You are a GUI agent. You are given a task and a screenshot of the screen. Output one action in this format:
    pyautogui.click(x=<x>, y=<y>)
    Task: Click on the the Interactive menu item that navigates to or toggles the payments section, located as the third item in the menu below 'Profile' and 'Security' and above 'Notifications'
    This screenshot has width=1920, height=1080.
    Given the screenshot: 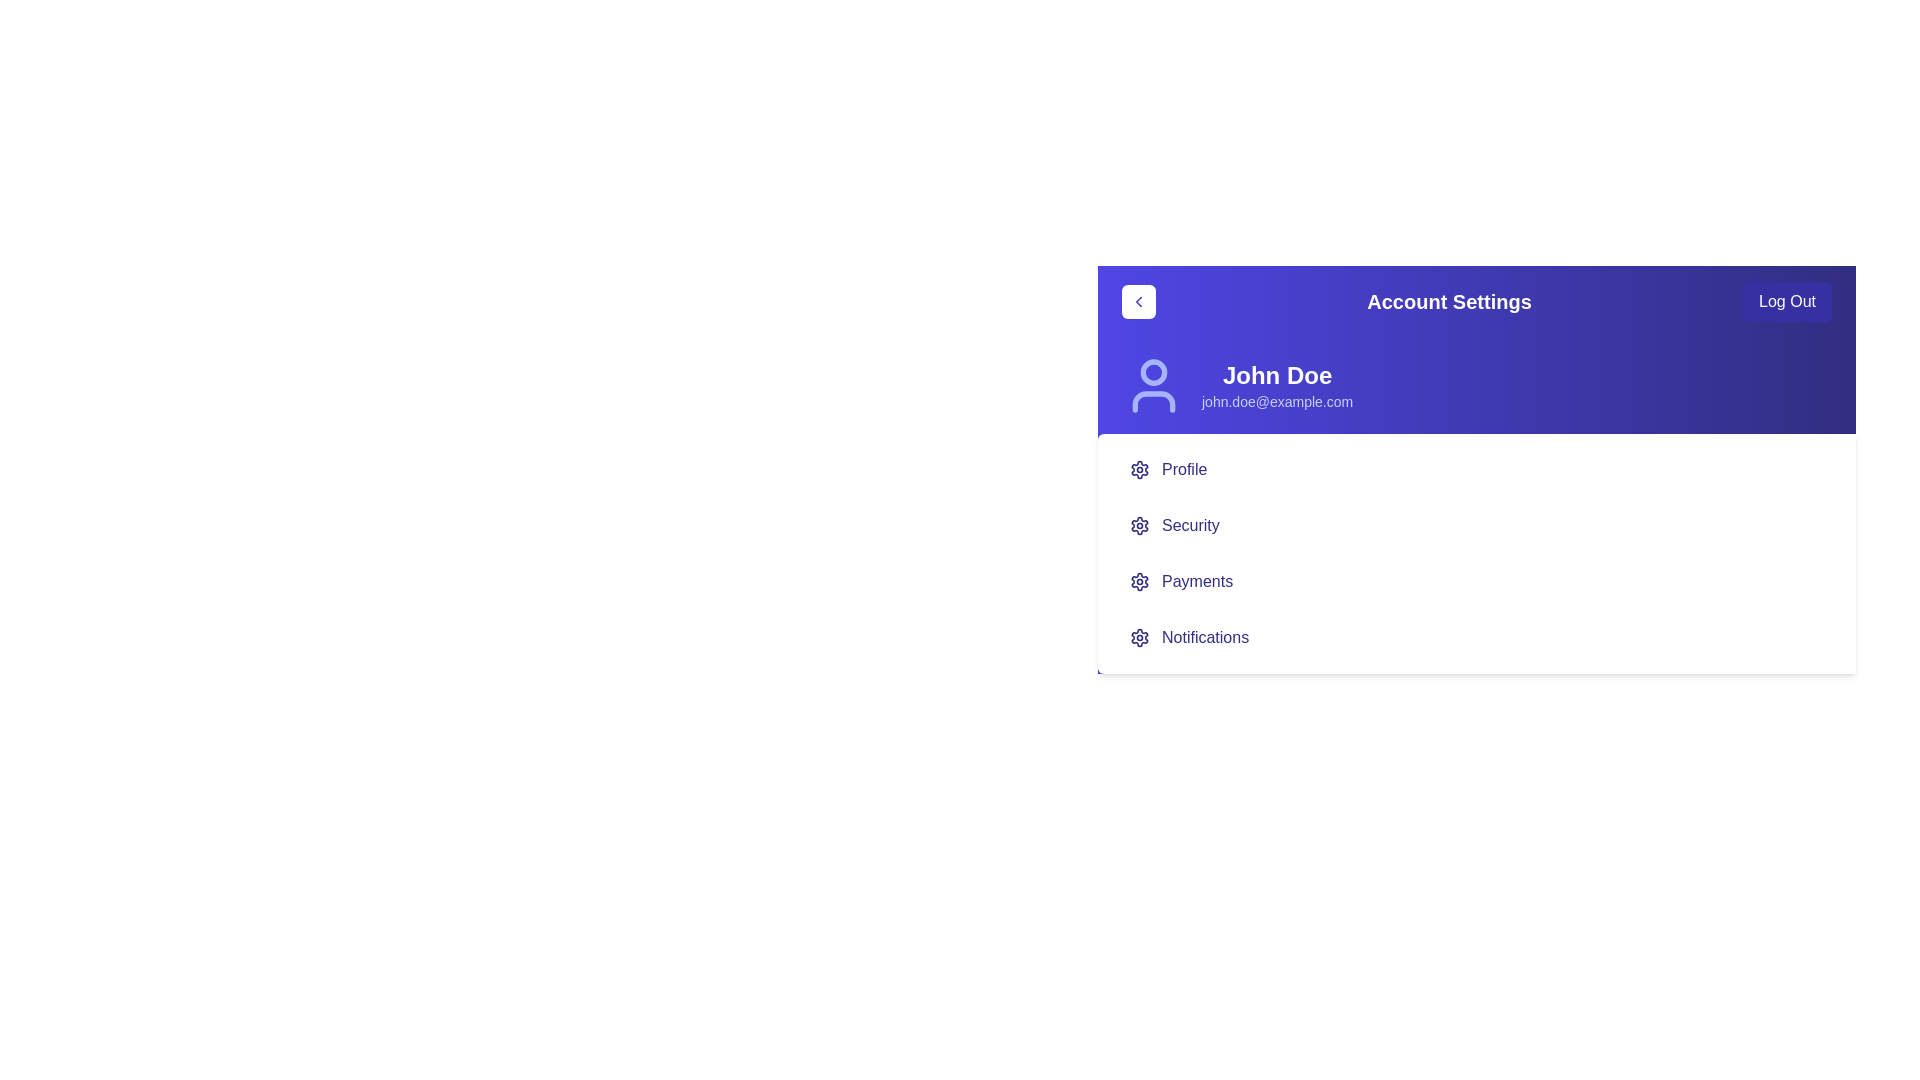 What is the action you would take?
    pyautogui.click(x=1477, y=582)
    